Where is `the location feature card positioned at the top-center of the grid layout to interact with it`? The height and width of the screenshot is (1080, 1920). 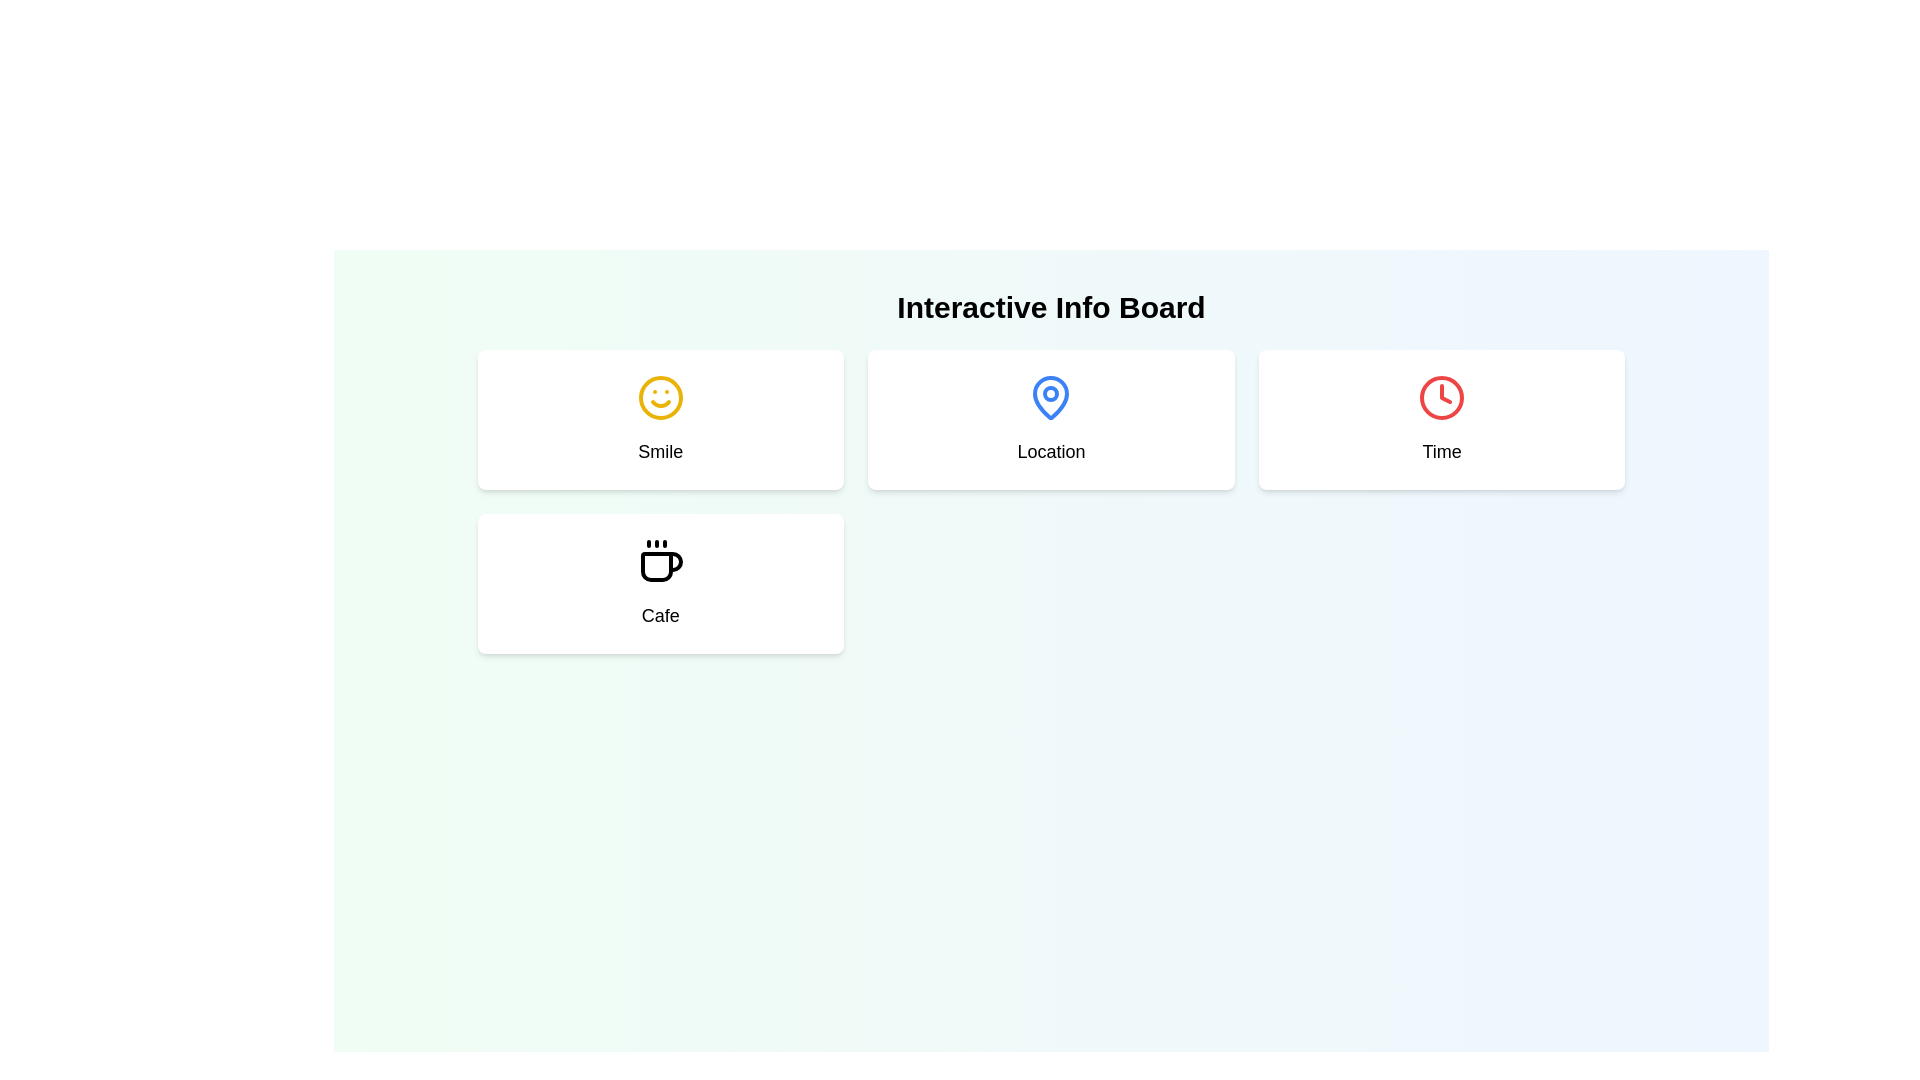 the location feature card positioned at the top-center of the grid layout to interact with it is located at coordinates (1050, 419).